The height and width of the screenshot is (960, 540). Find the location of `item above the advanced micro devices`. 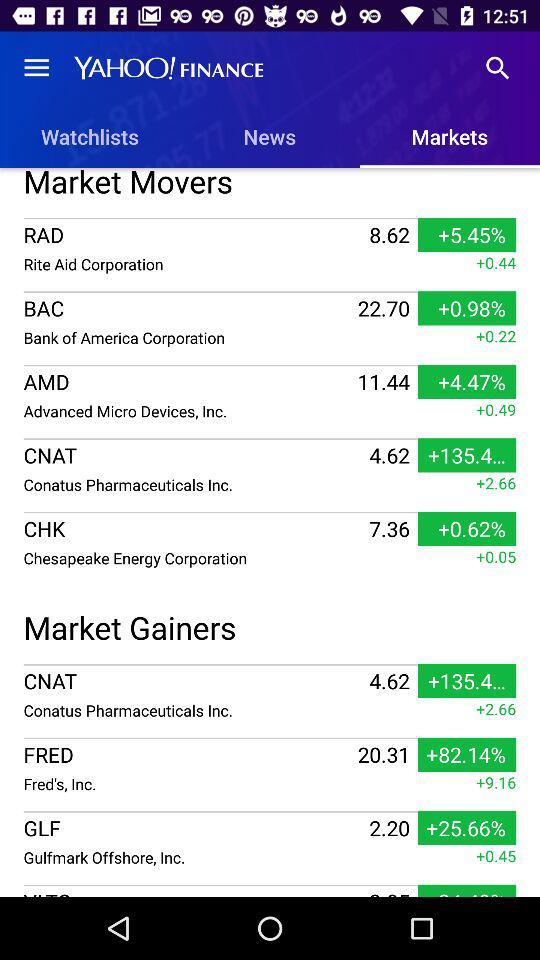

item above the advanced micro devices is located at coordinates (188, 380).